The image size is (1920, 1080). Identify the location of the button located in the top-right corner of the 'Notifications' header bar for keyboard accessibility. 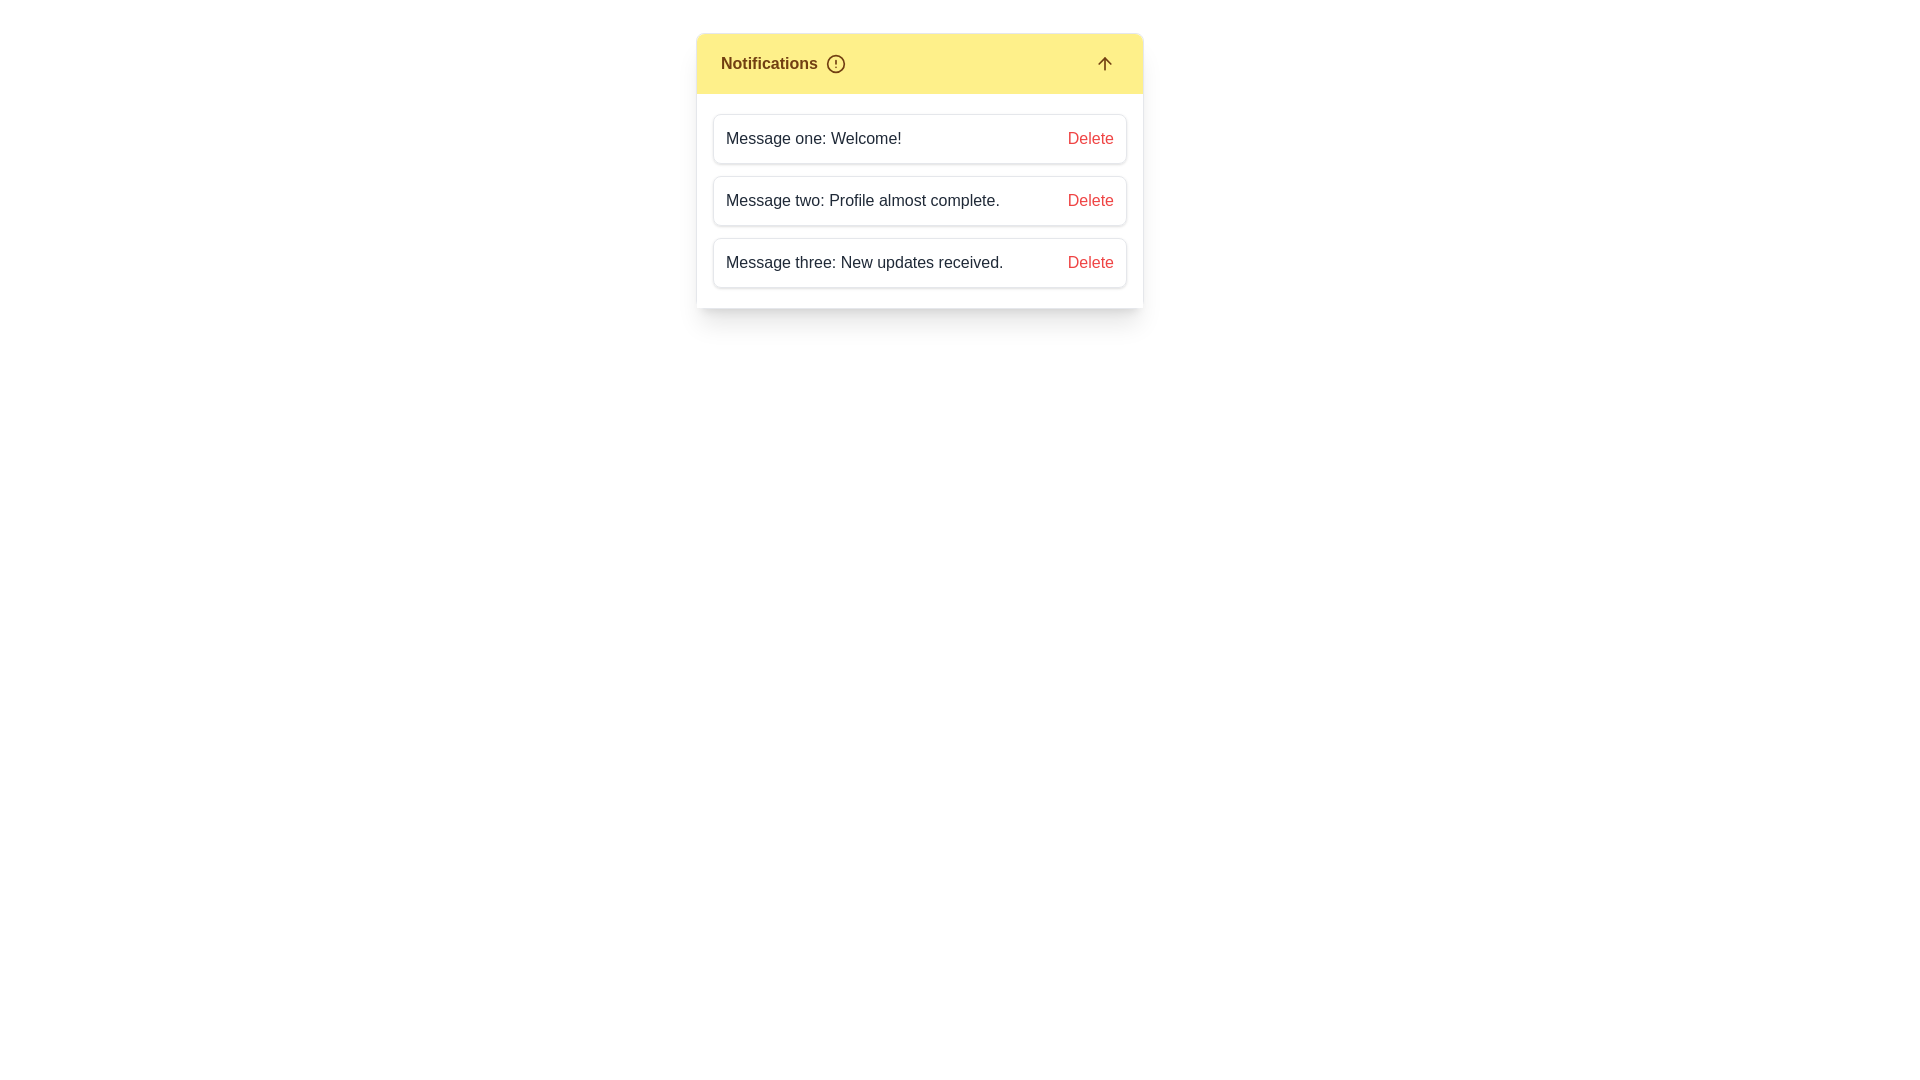
(1103, 63).